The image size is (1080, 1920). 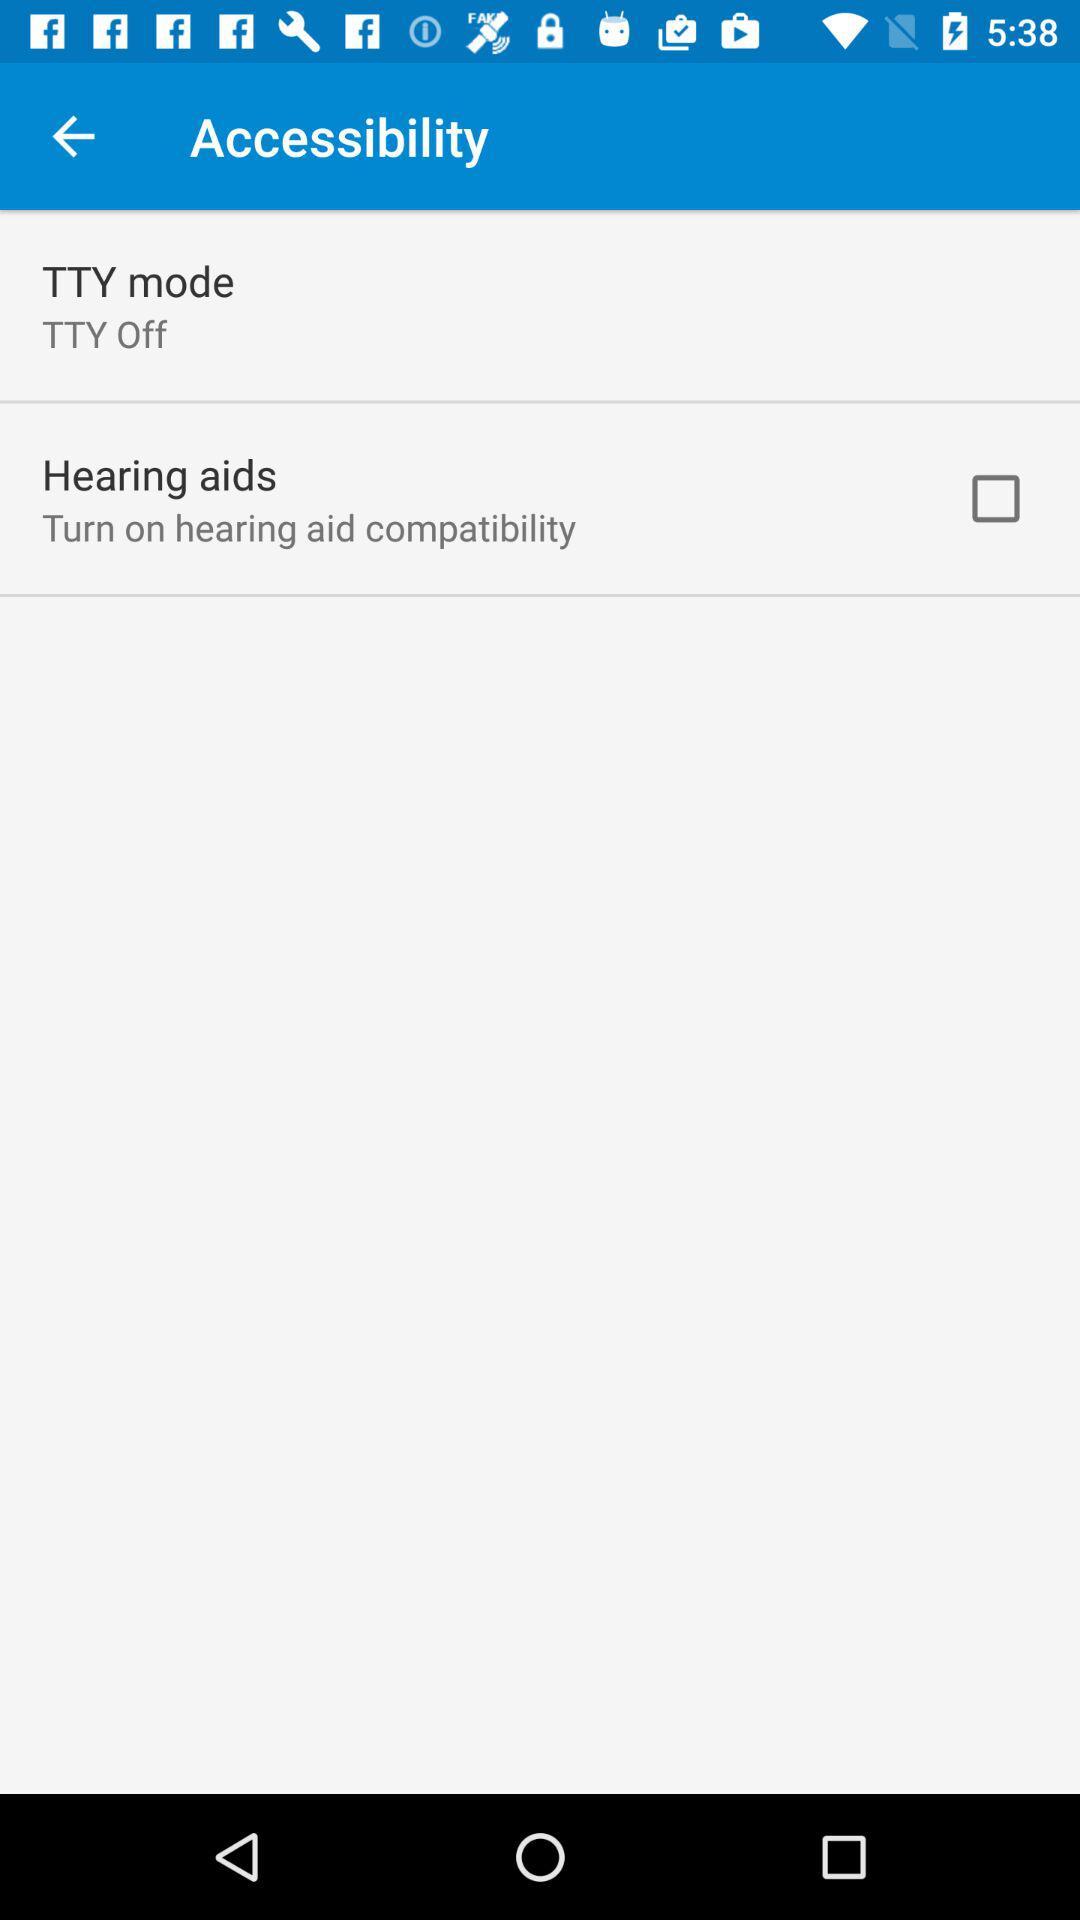 I want to click on turn on hearing icon, so click(x=308, y=527).